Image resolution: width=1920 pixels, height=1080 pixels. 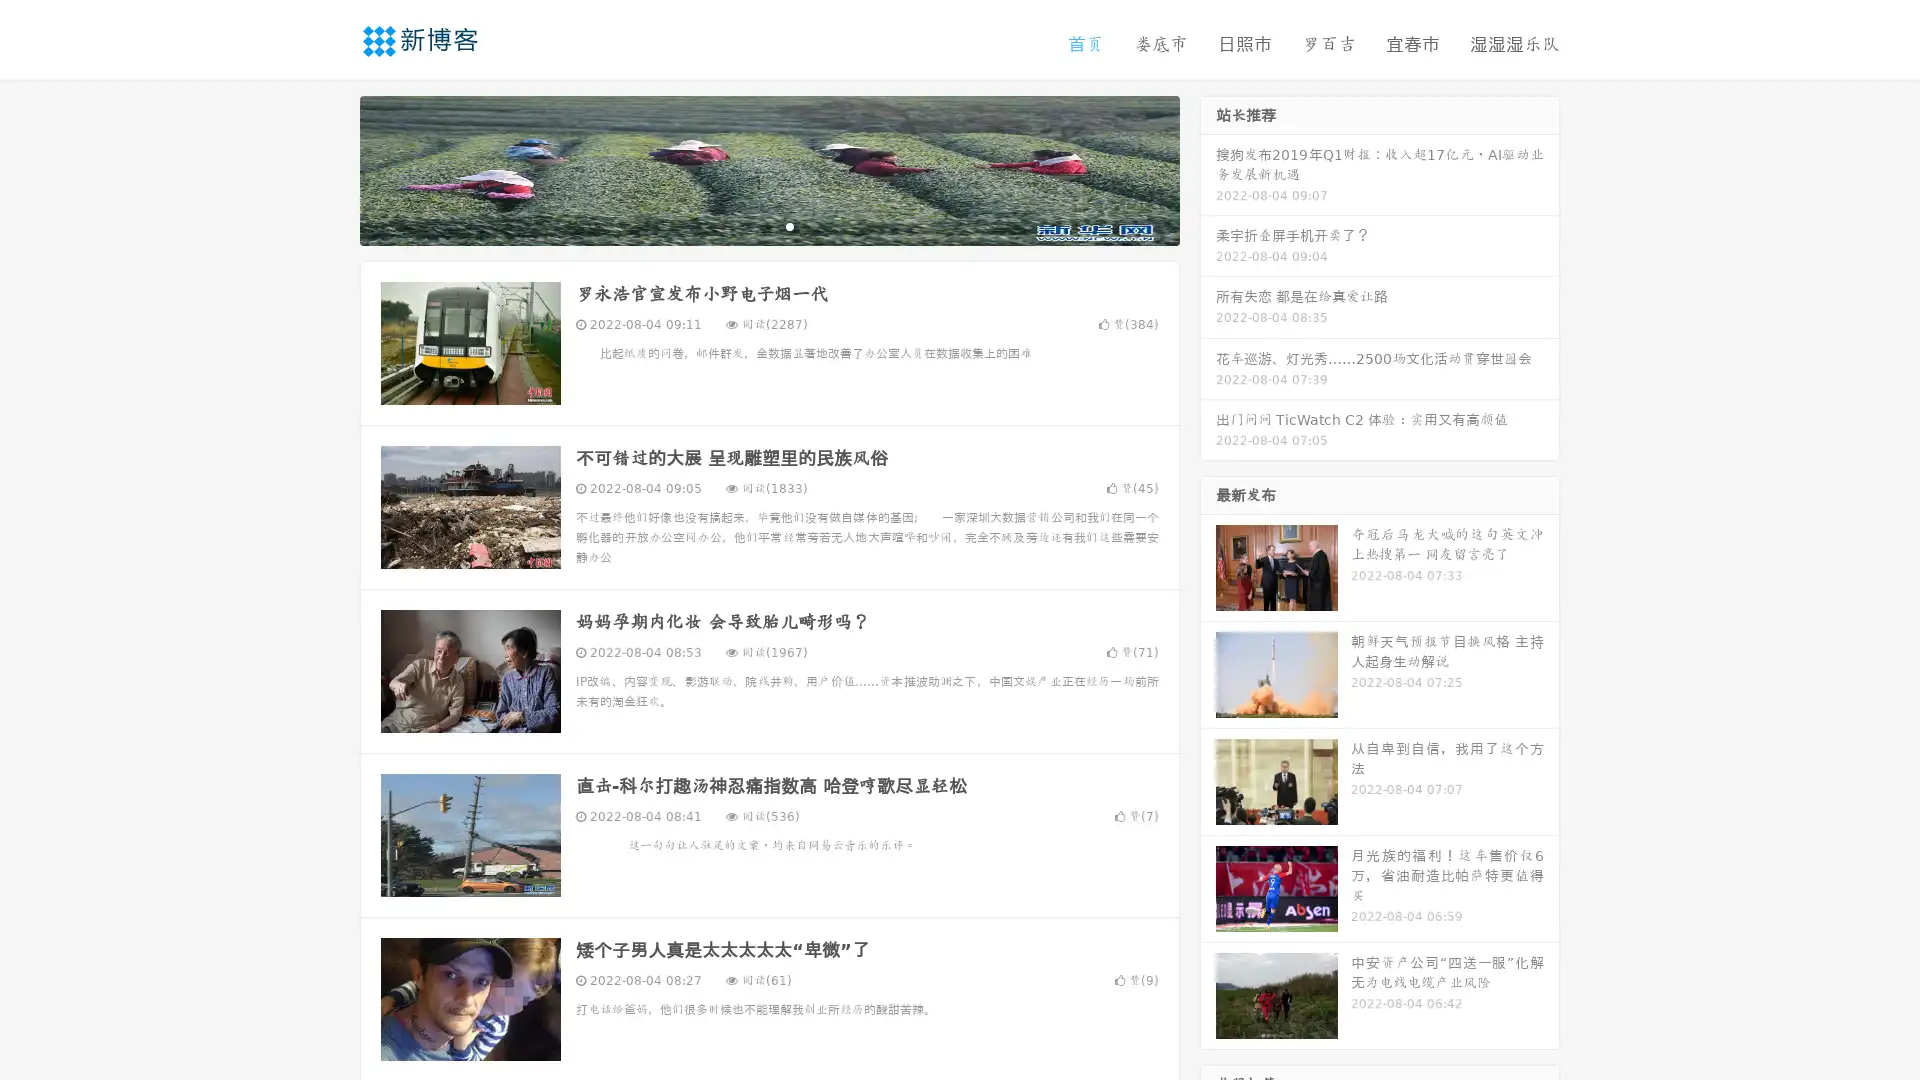 I want to click on Go to slide 2, so click(x=768, y=225).